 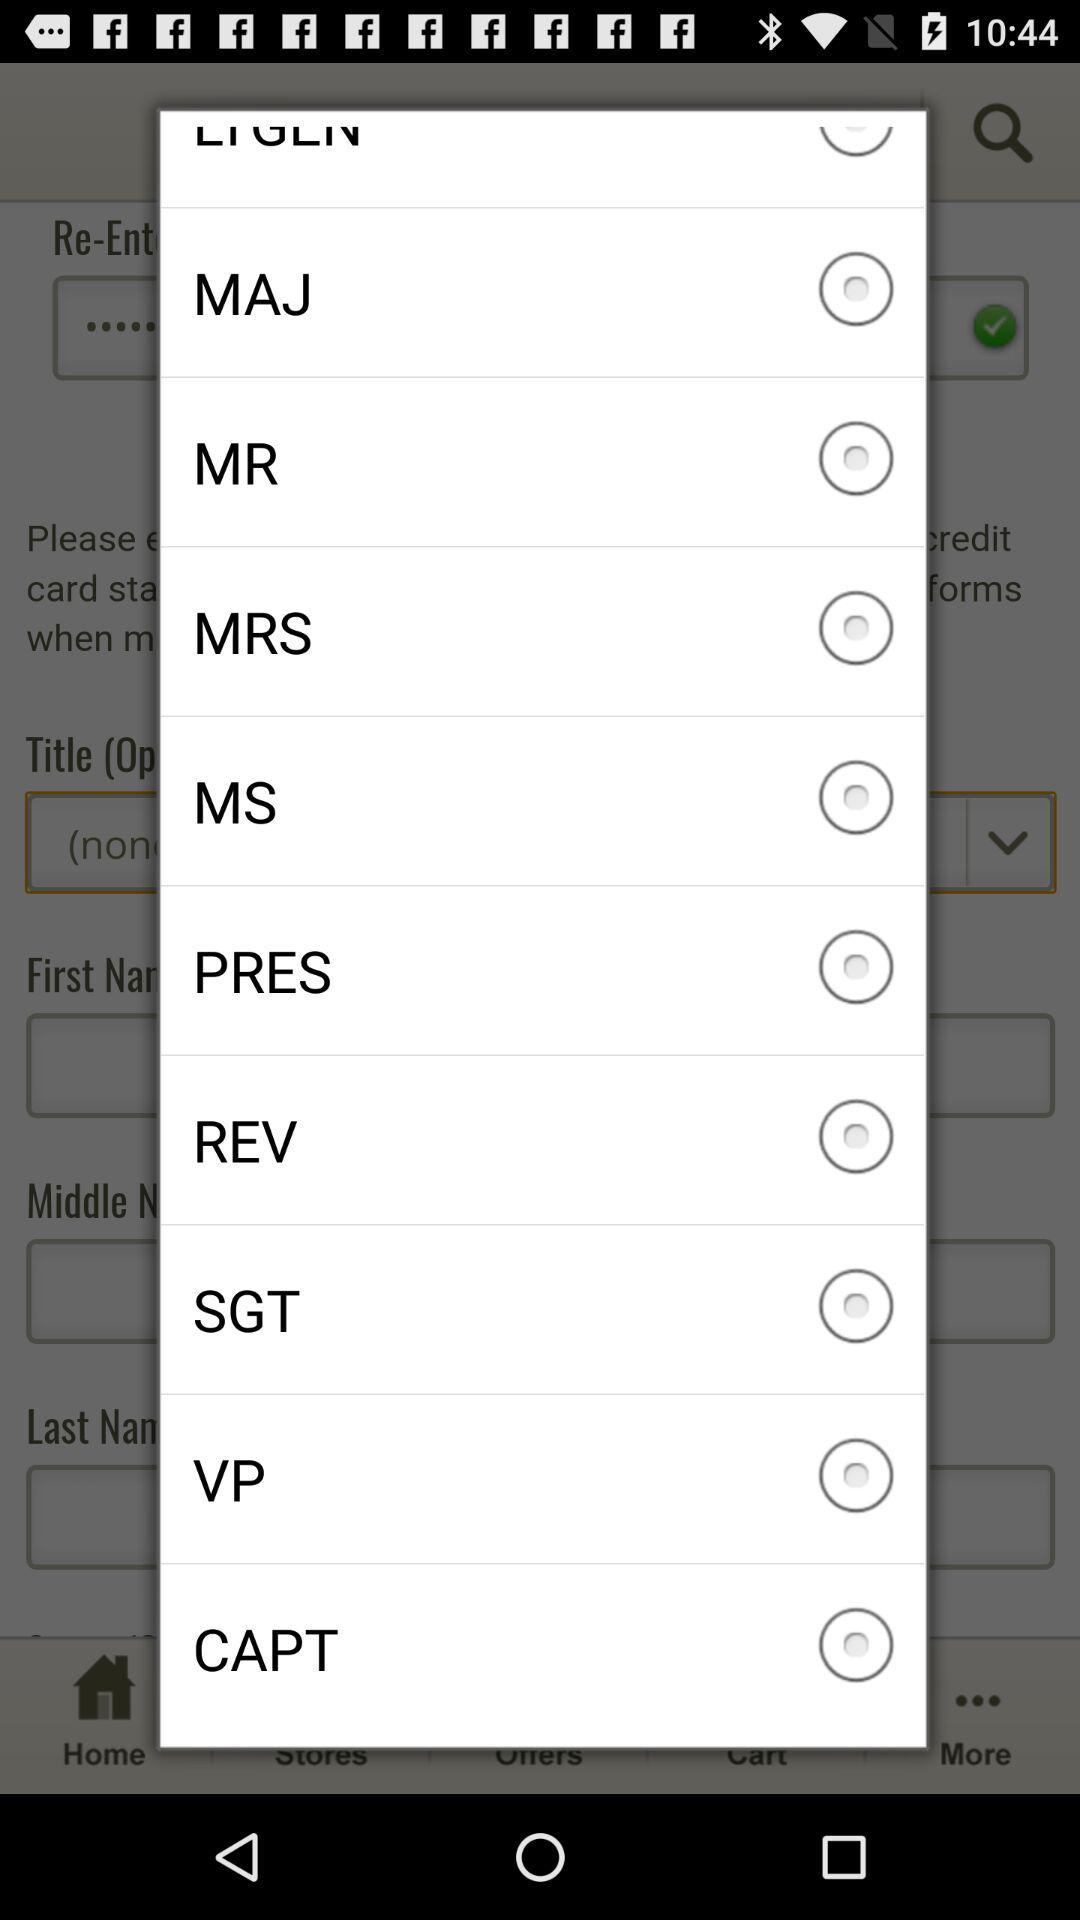 What do you see at coordinates (542, 1648) in the screenshot?
I see `capt icon` at bounding box center [542, 1648].